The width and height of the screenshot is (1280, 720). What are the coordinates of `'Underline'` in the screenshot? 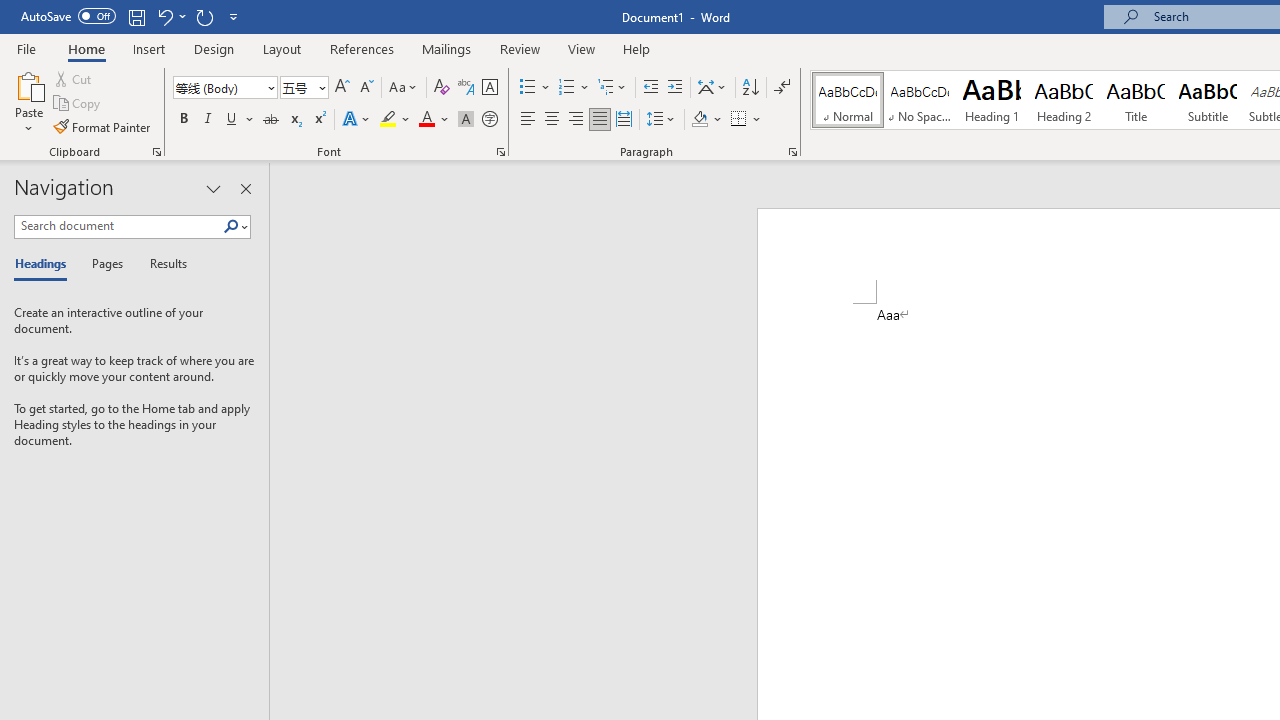 It's located at (232, 119).